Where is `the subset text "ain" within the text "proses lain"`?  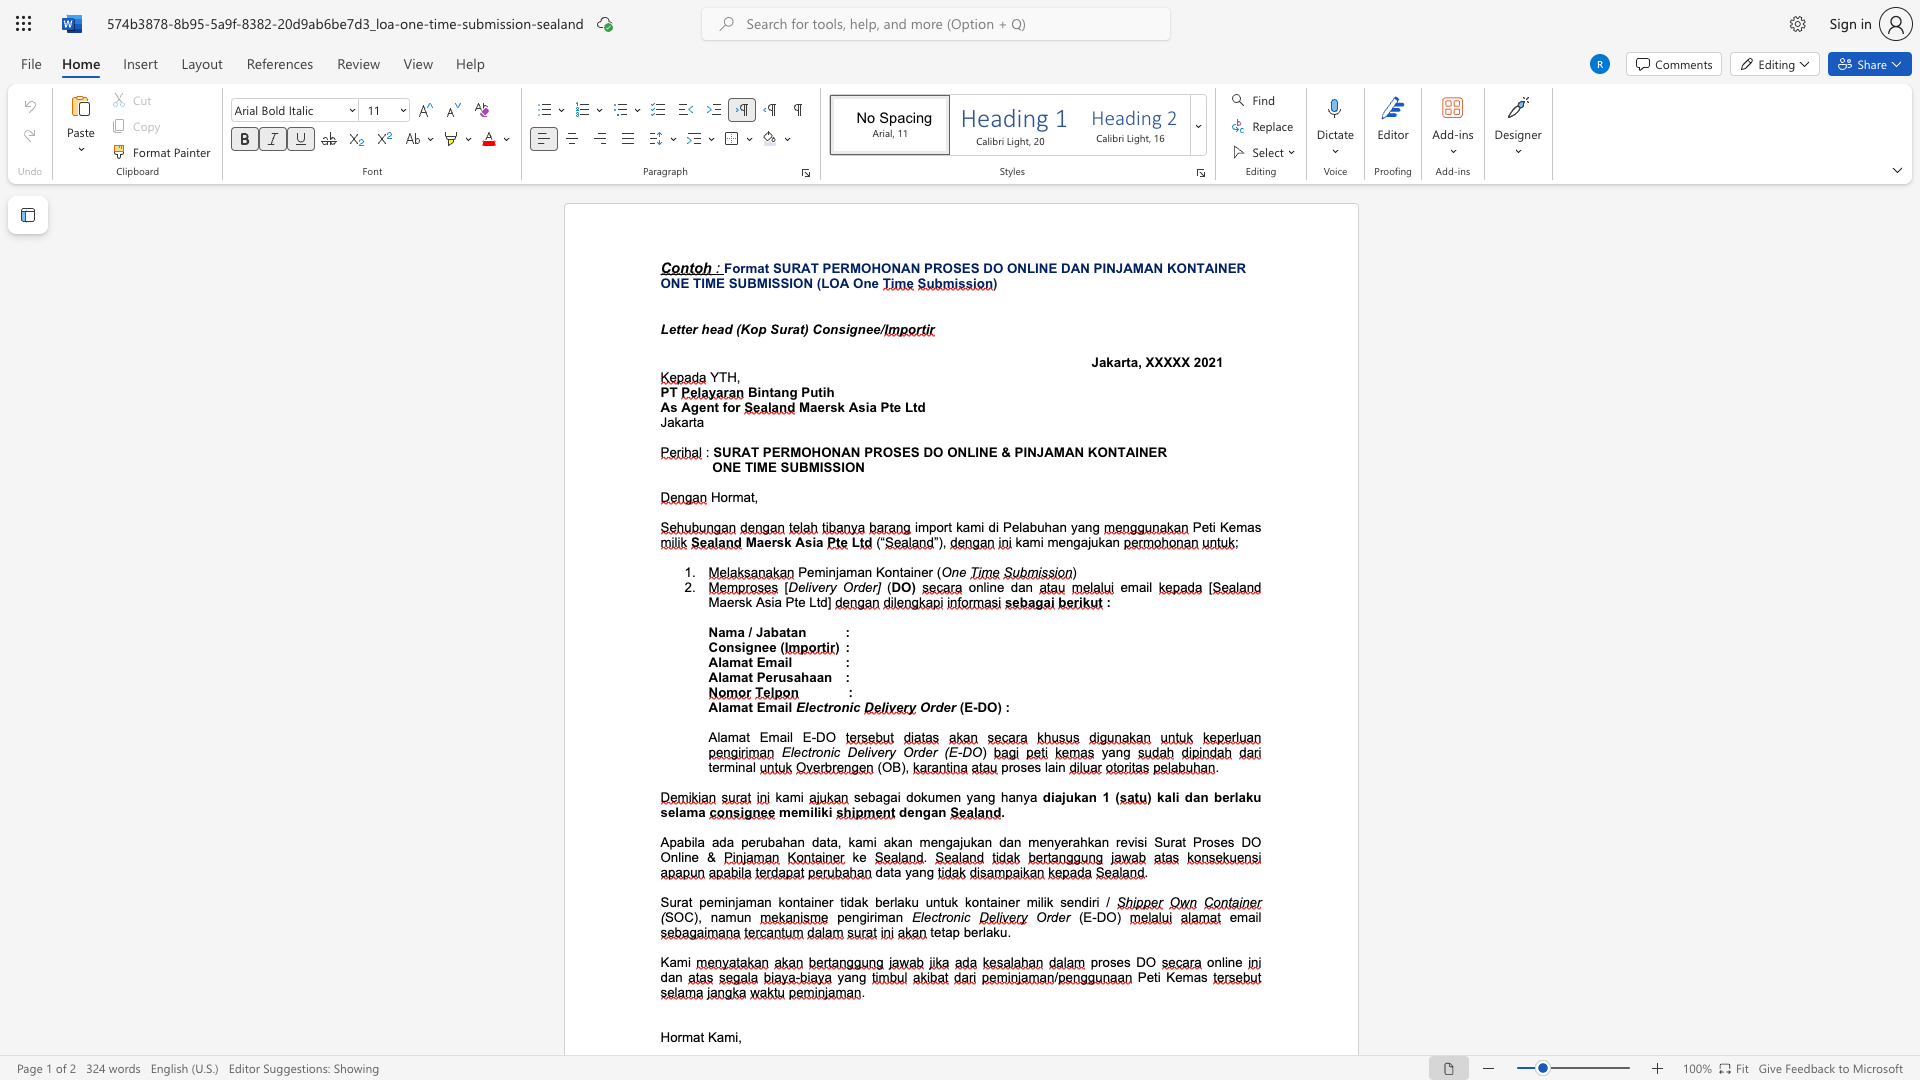 the subset text "ain" within the text "proses lain" is located at coordinates (1046, 766).